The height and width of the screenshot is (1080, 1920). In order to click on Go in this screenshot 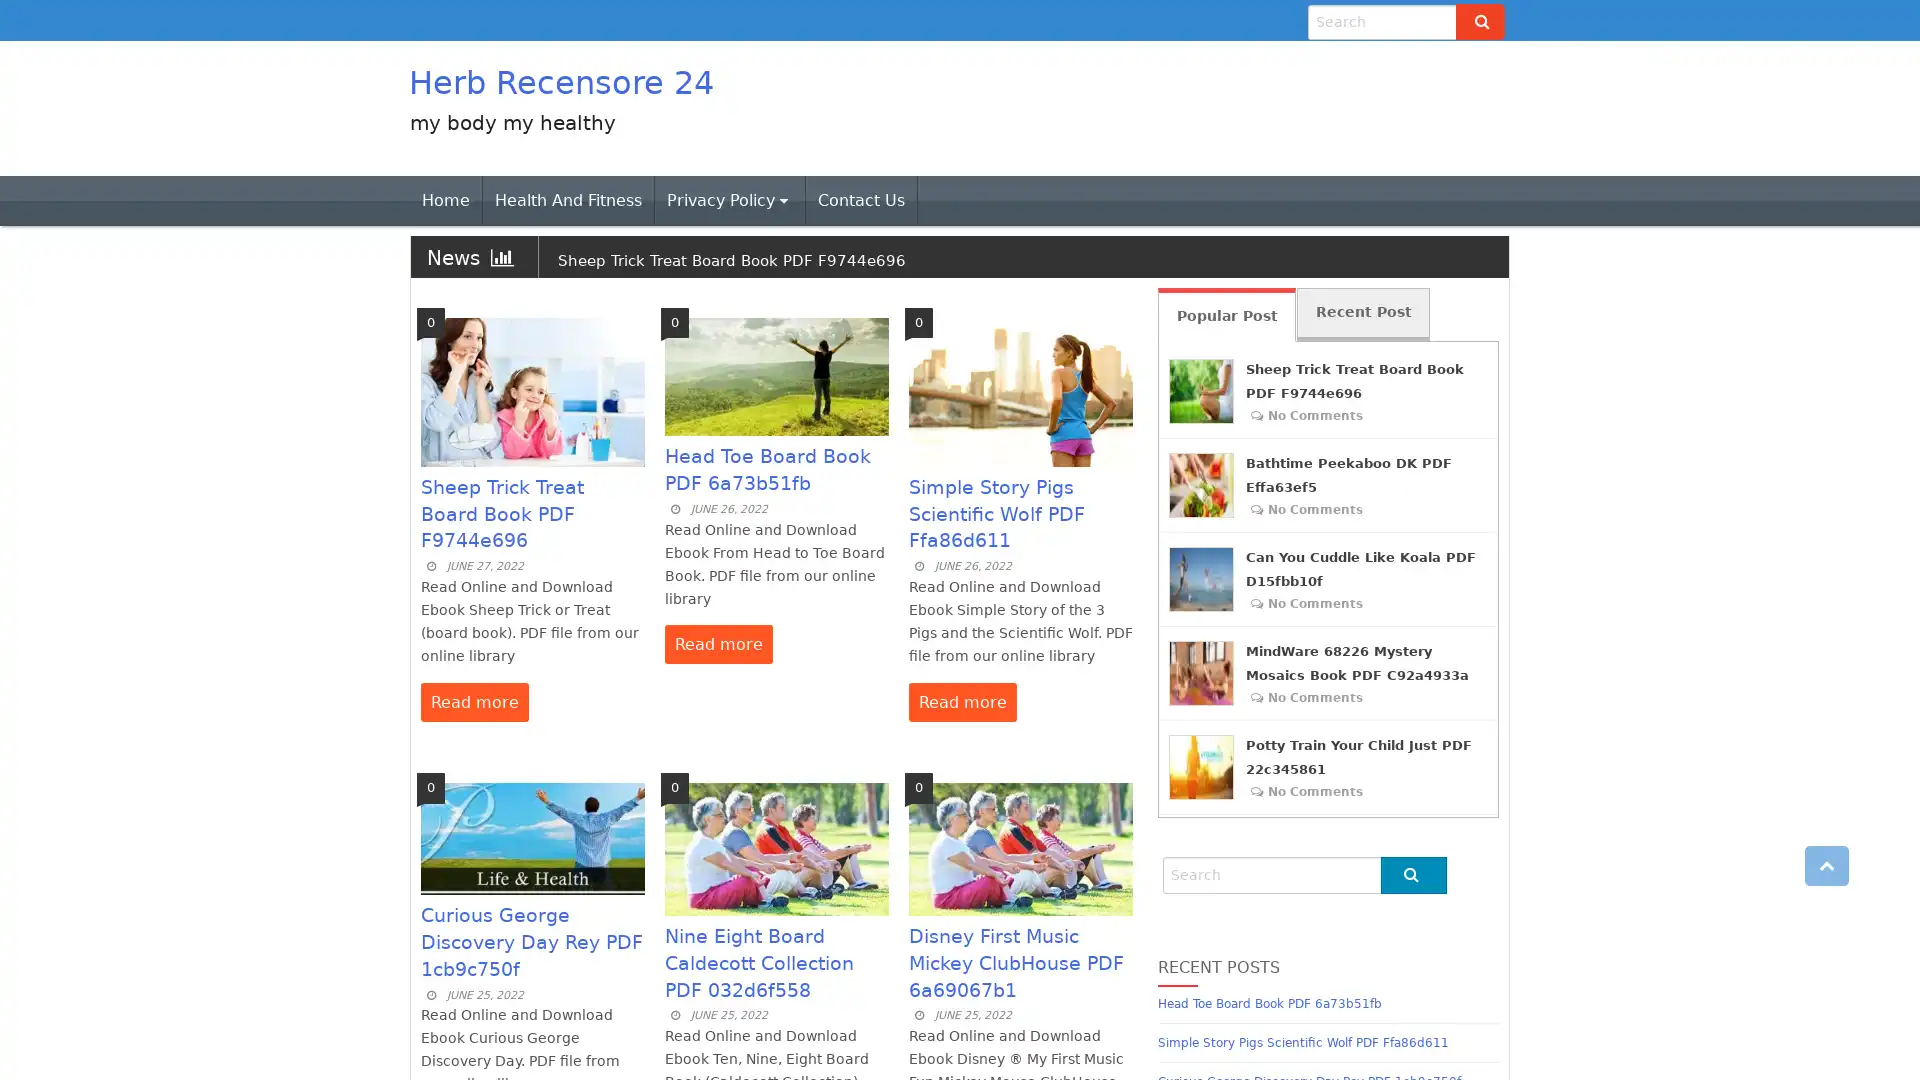, I will do `click(1413, 873)`.